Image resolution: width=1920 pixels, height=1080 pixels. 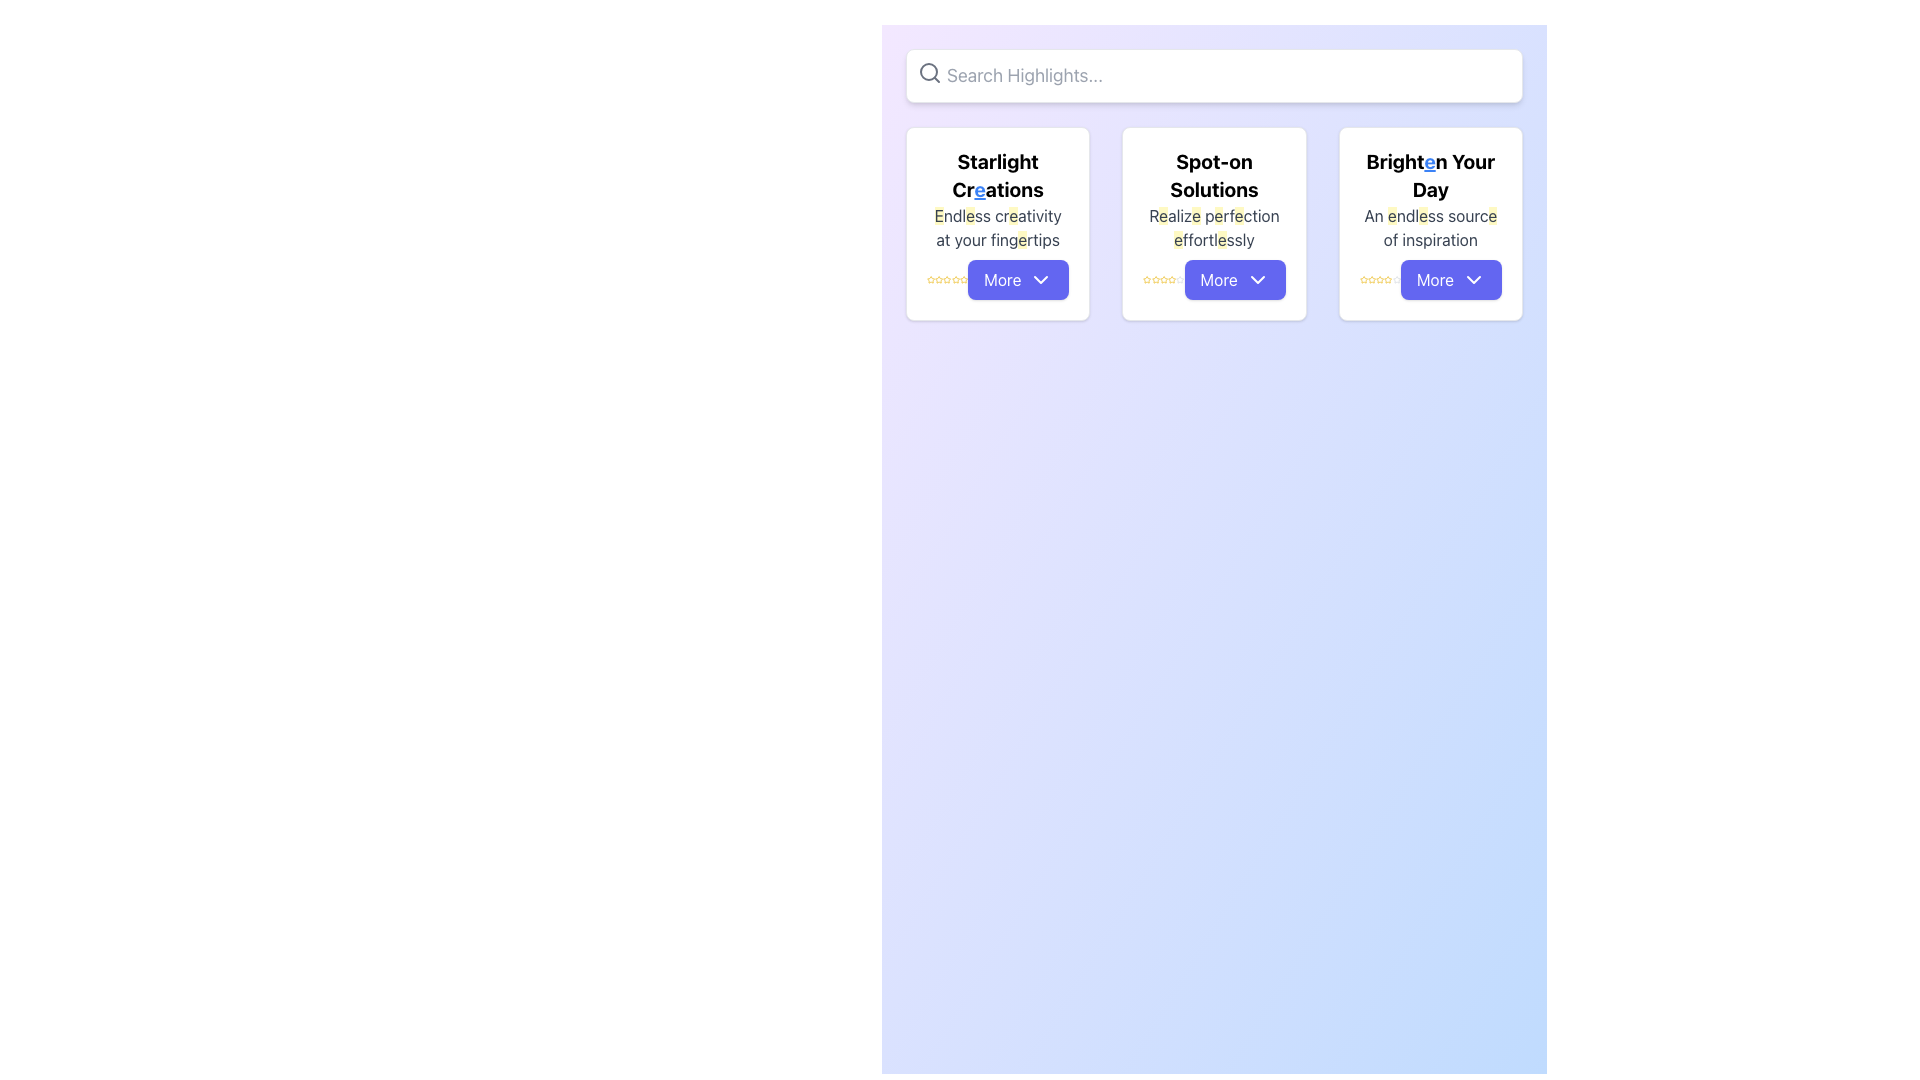 What do you see at coordinates (998, 175) in the screenshot?
I see `the text element displaying 'Starlight Creations', which is bold and larger than surrounding text, located at the top of the first card in a three-card row layout` at bounding box center [998, 175].